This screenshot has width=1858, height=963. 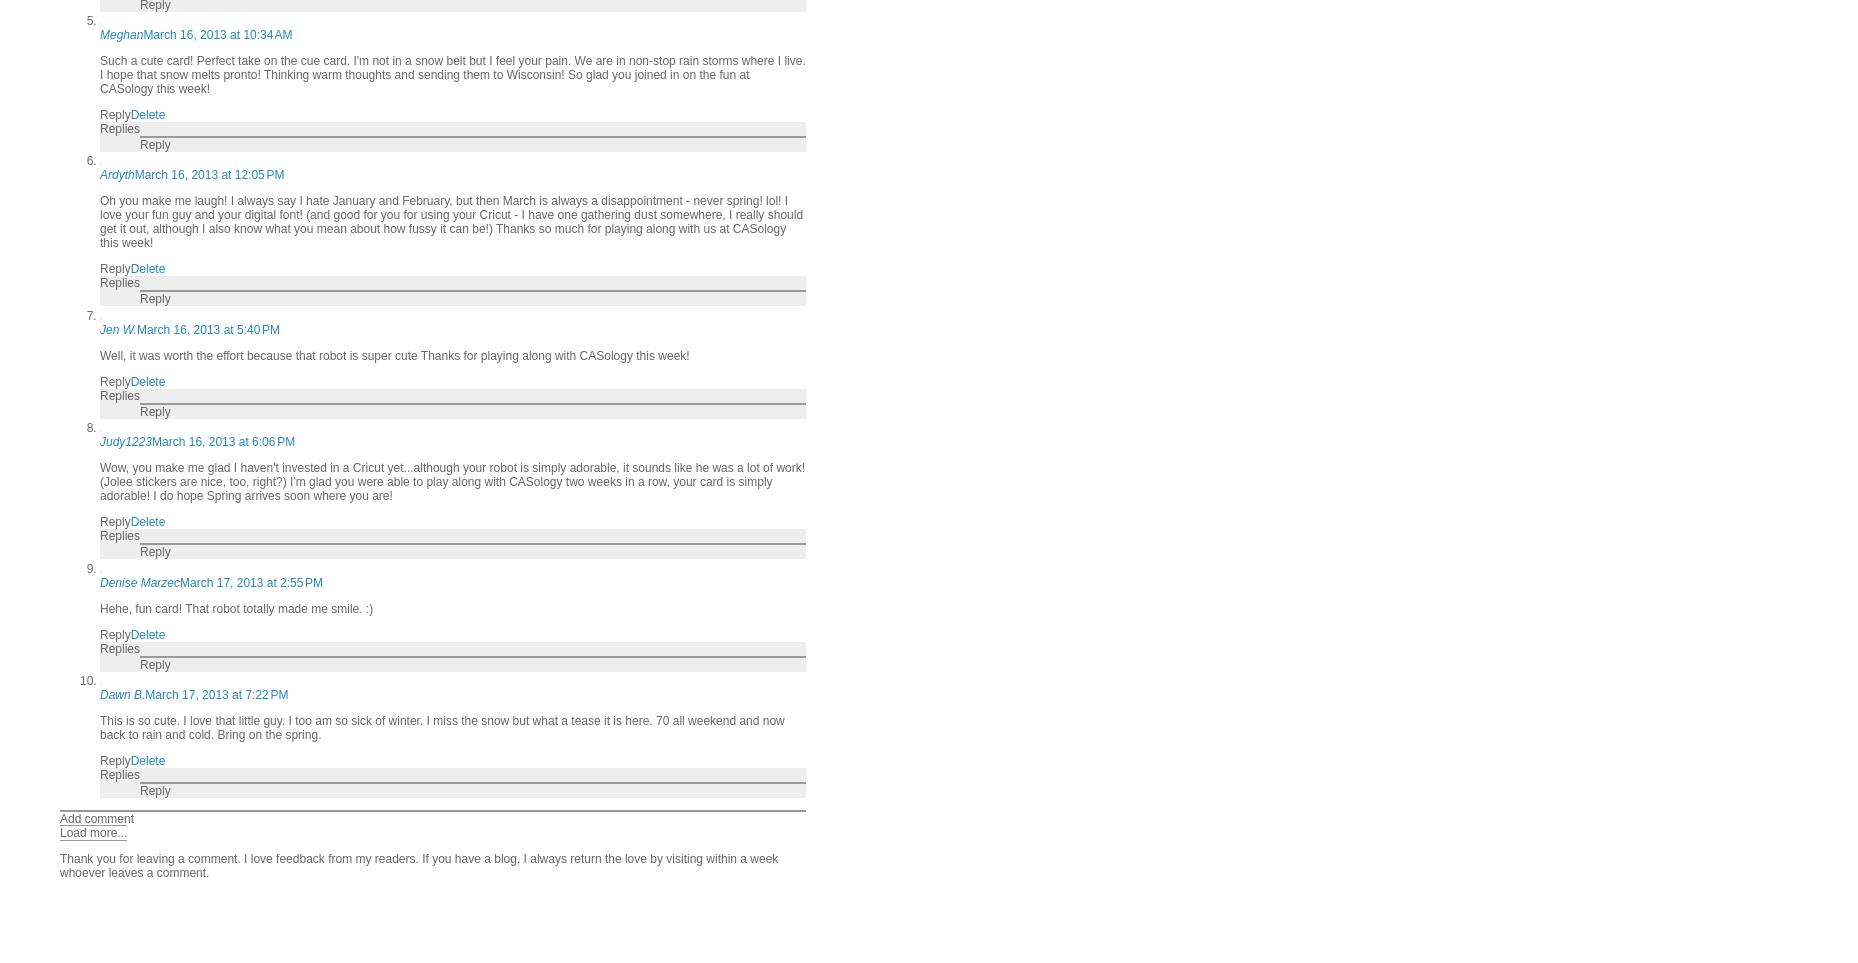 I want to click on 'Denise Marzec', so click(x=139, y=582).